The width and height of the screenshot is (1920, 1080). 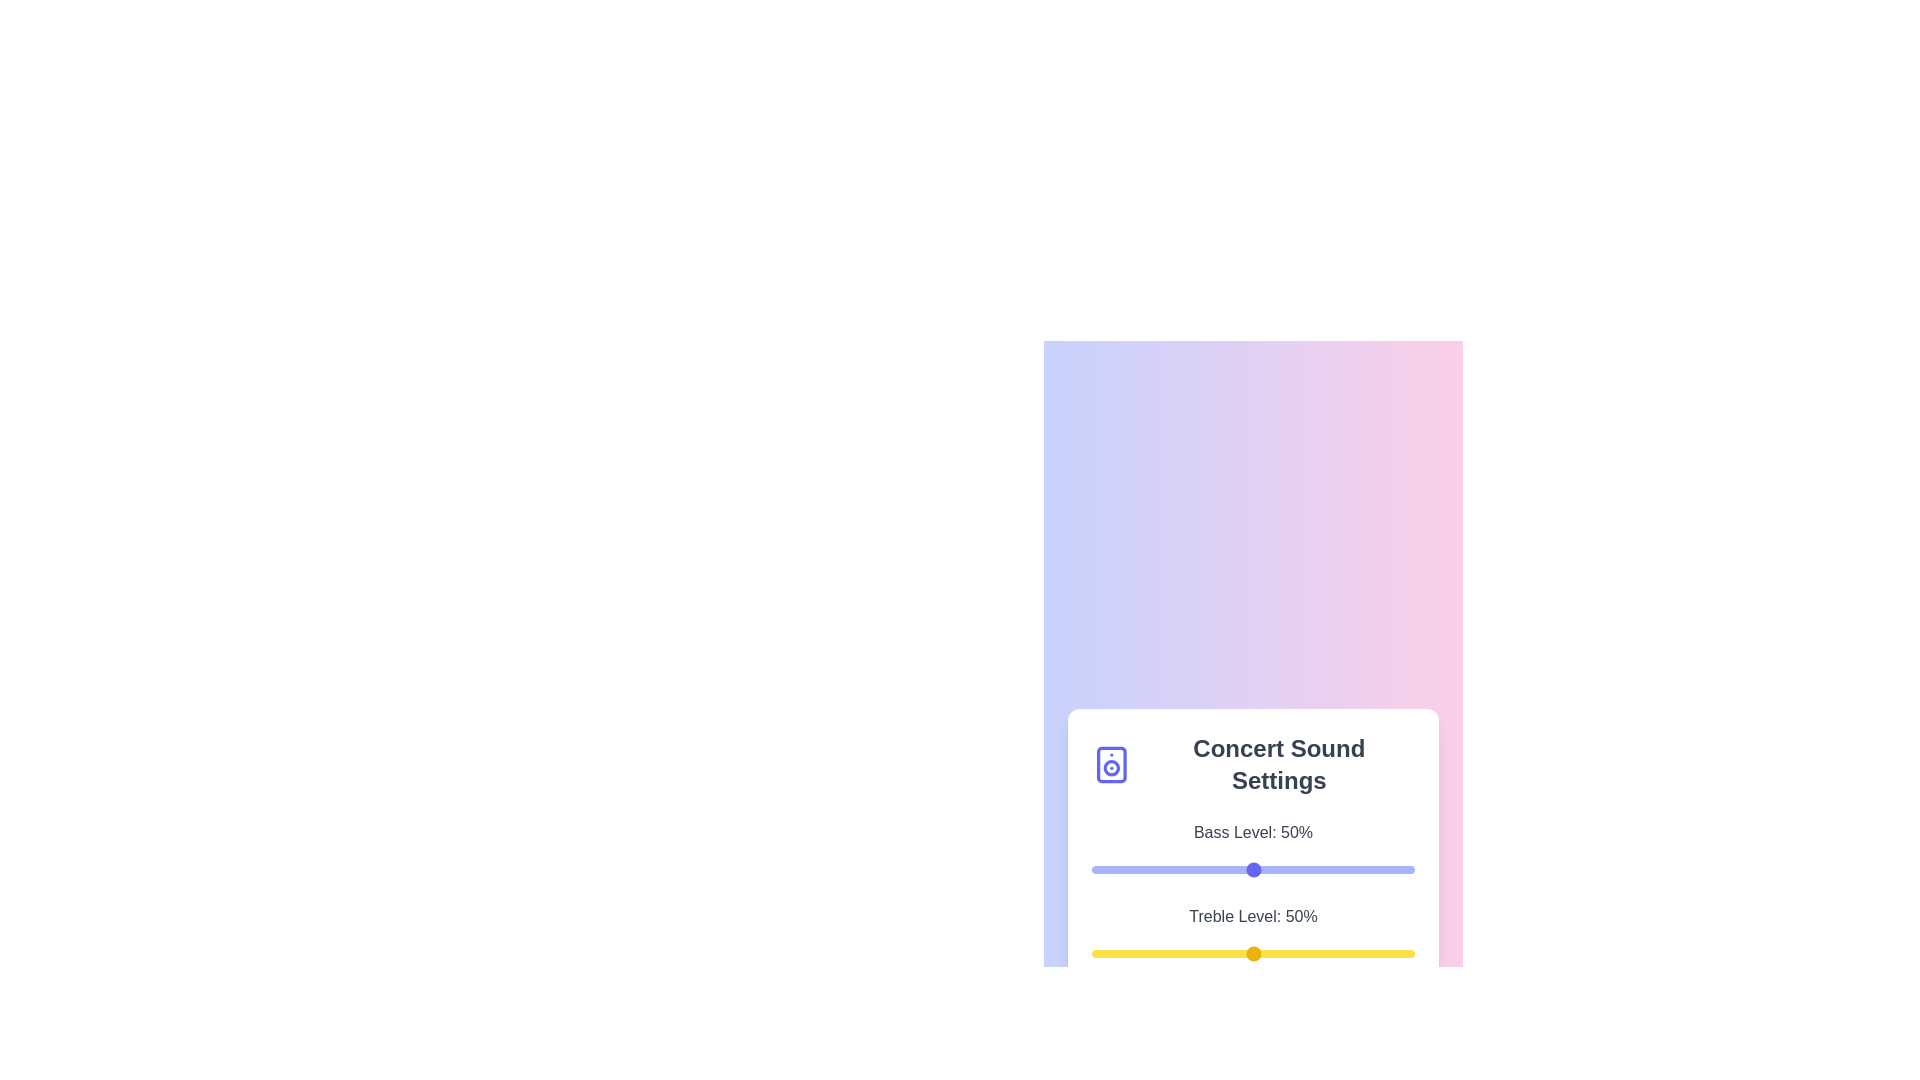 I want to click on the bass level slider to 46%, so click(x=1239, y=869).